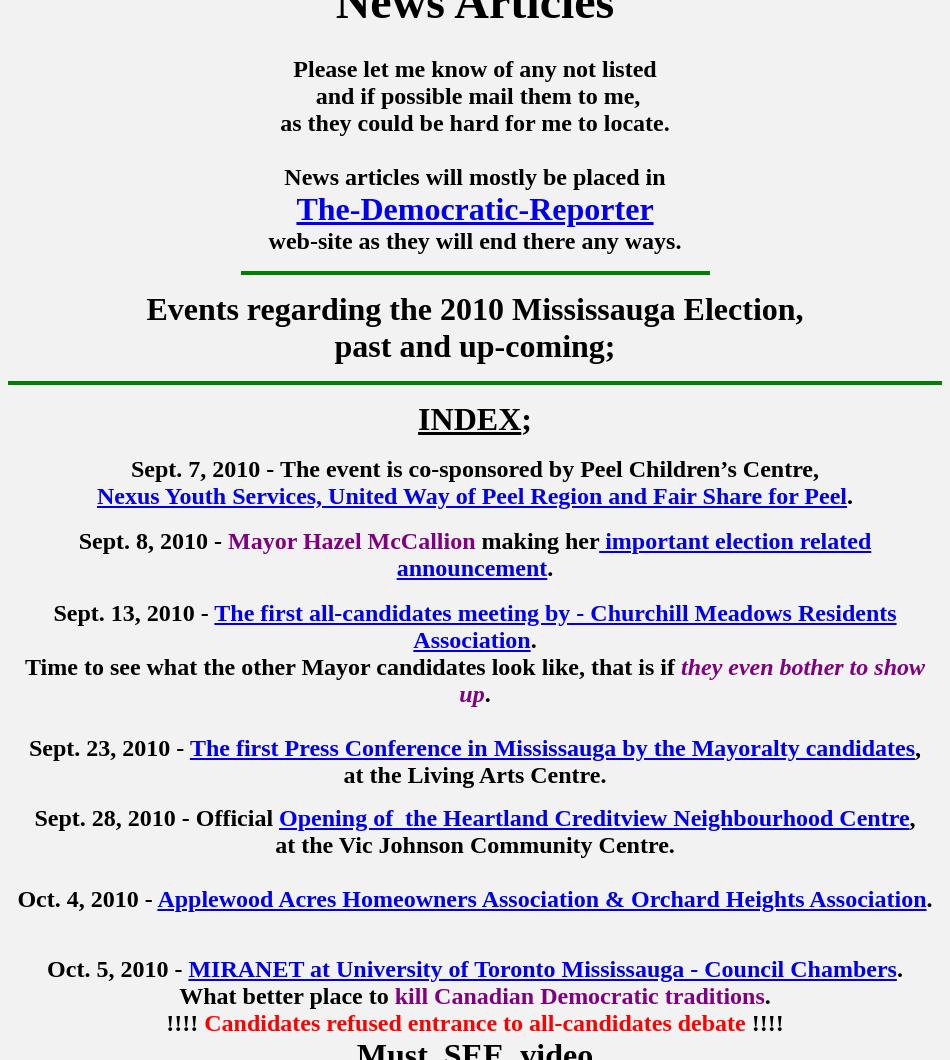 This screenshot has width=950, height=1060. I want to click on 'News articles will mostly be placed in', so click(473, 176).